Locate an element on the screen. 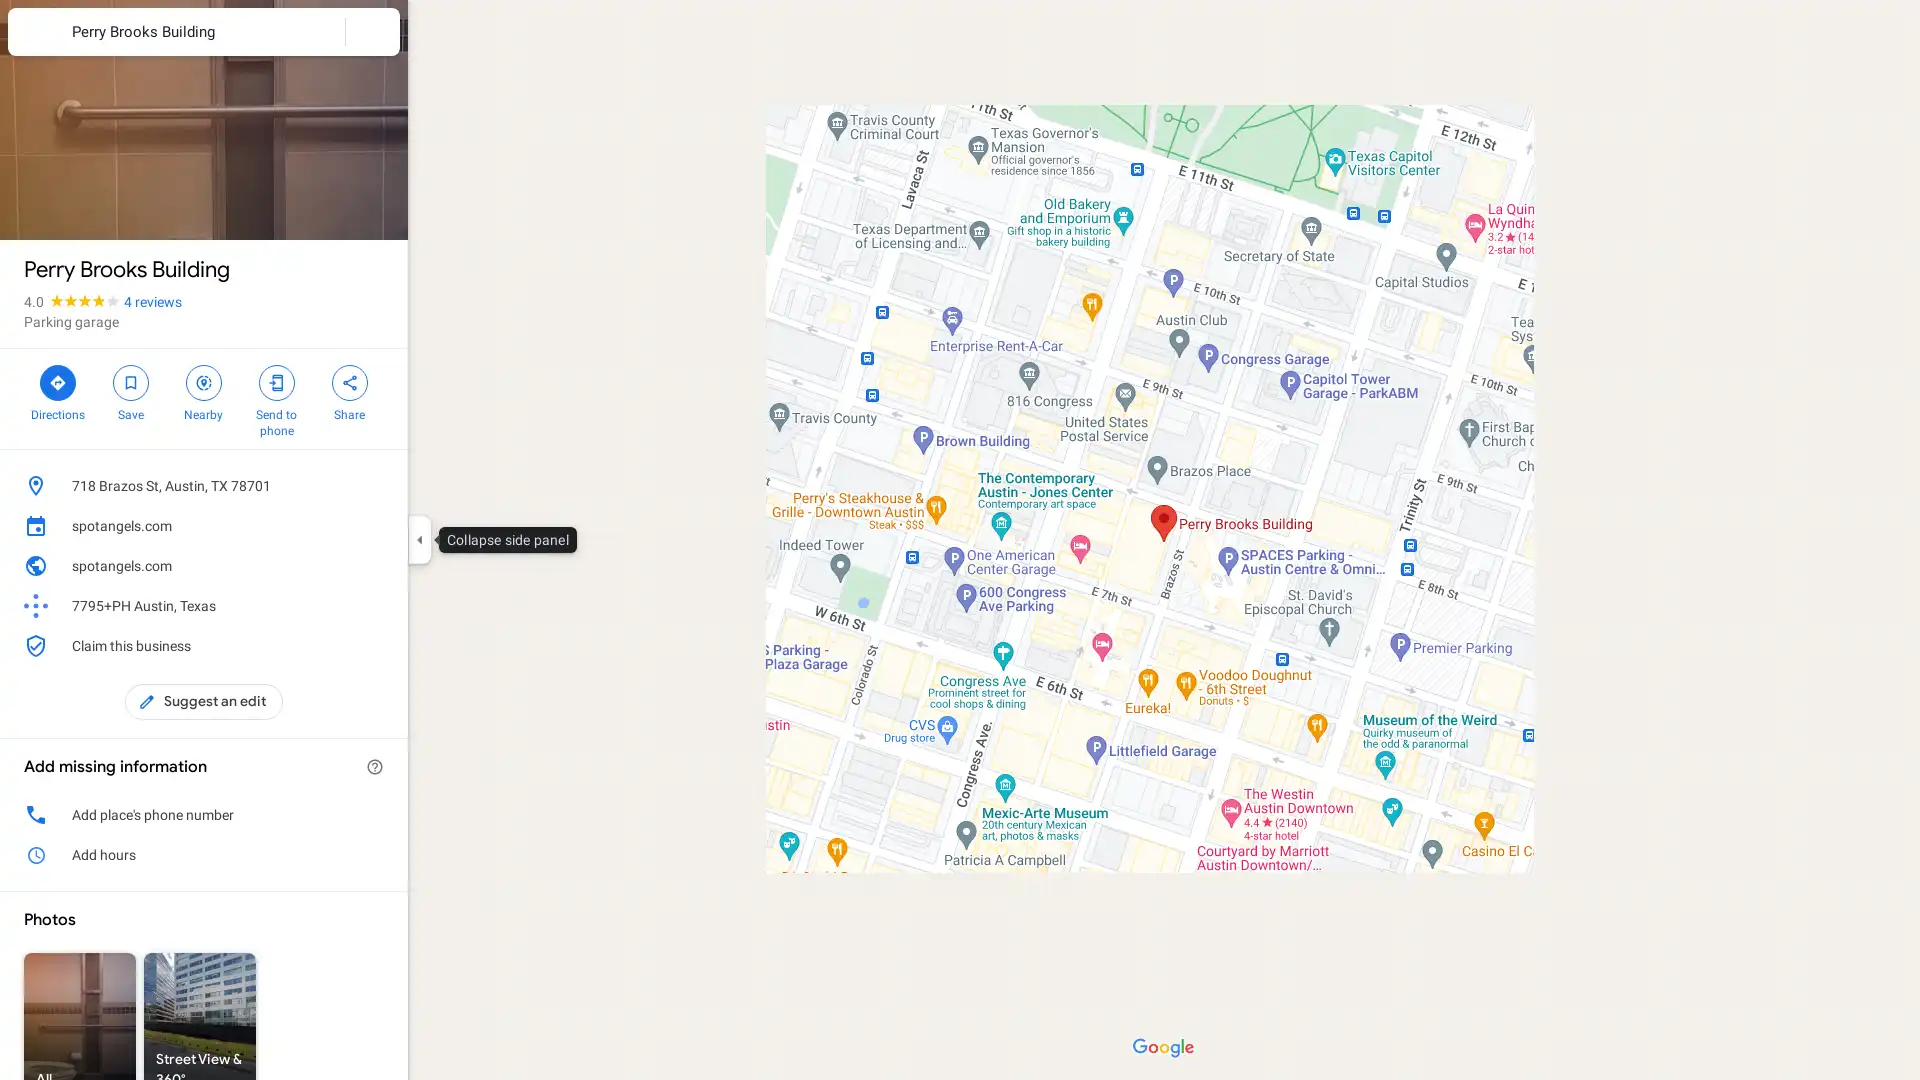  Search is located at coordinates (317, 31).